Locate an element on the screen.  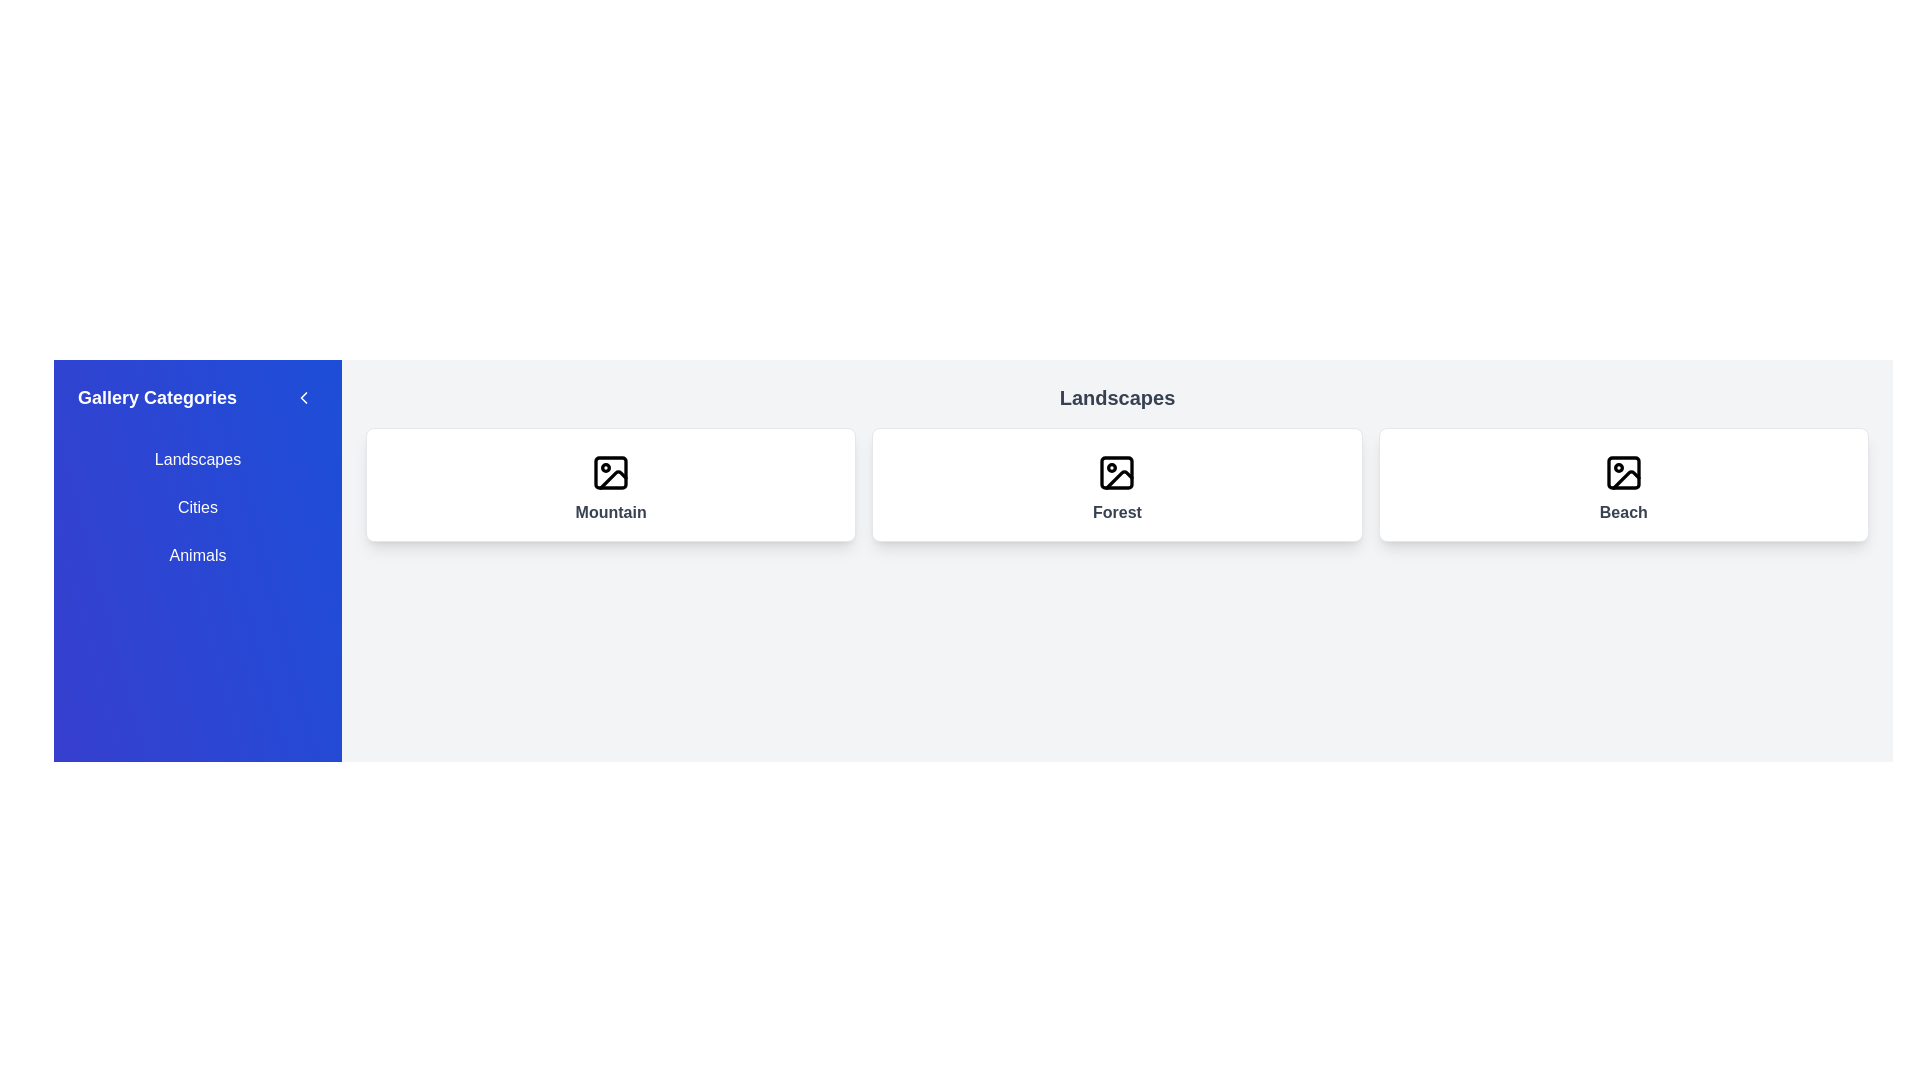
descriptive label 'Forest' located at the center of the second card in a horizontally-aligned group of three cards, positioned below an image icon is located at coordinates (1116, 512).